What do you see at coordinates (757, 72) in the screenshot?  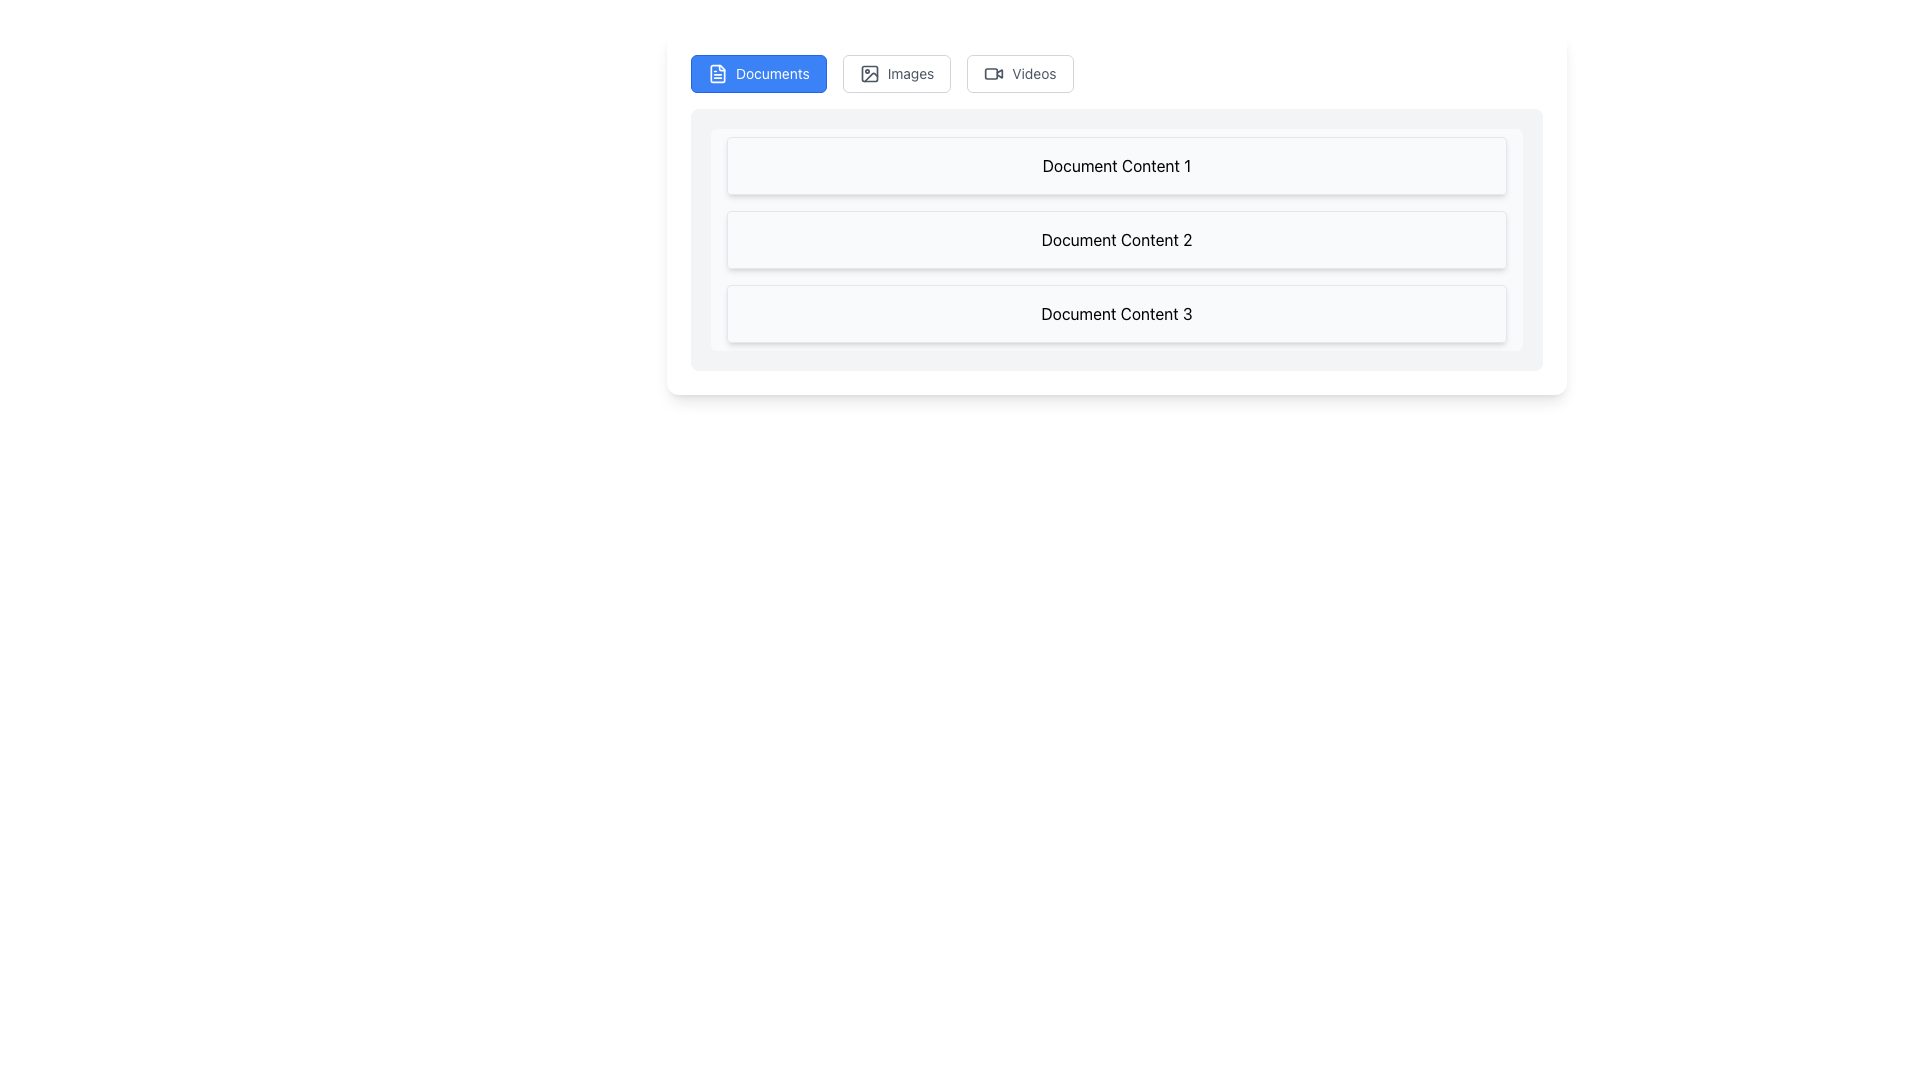 I see `the 'Documents' button located at the top left of the navigation menu` at bounding box center [757, 72].